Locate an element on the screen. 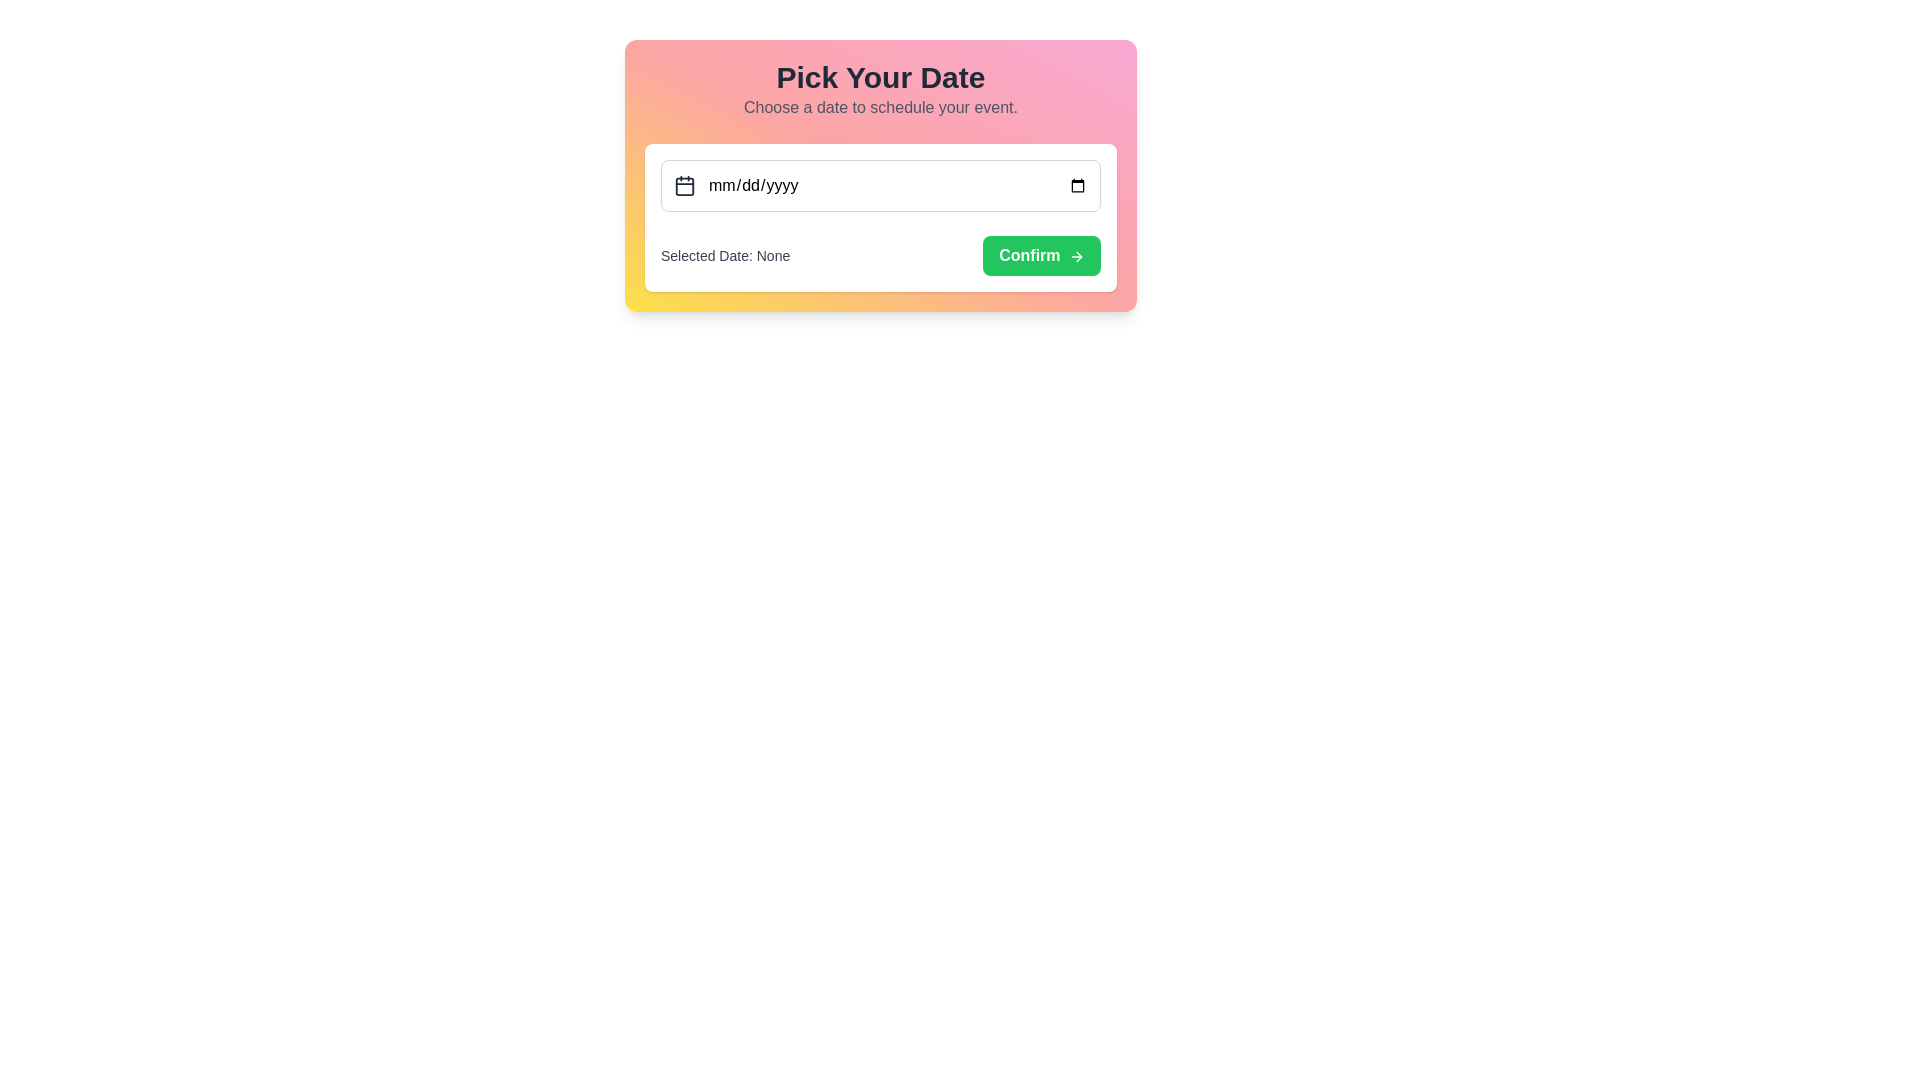 The width and height of the screenshot is (1920, 1080). the right-pointing arrow icon located in the 'Confirm' button area, which is styled to match the surrounding SVG icon is located at coordinates (1078, 255).